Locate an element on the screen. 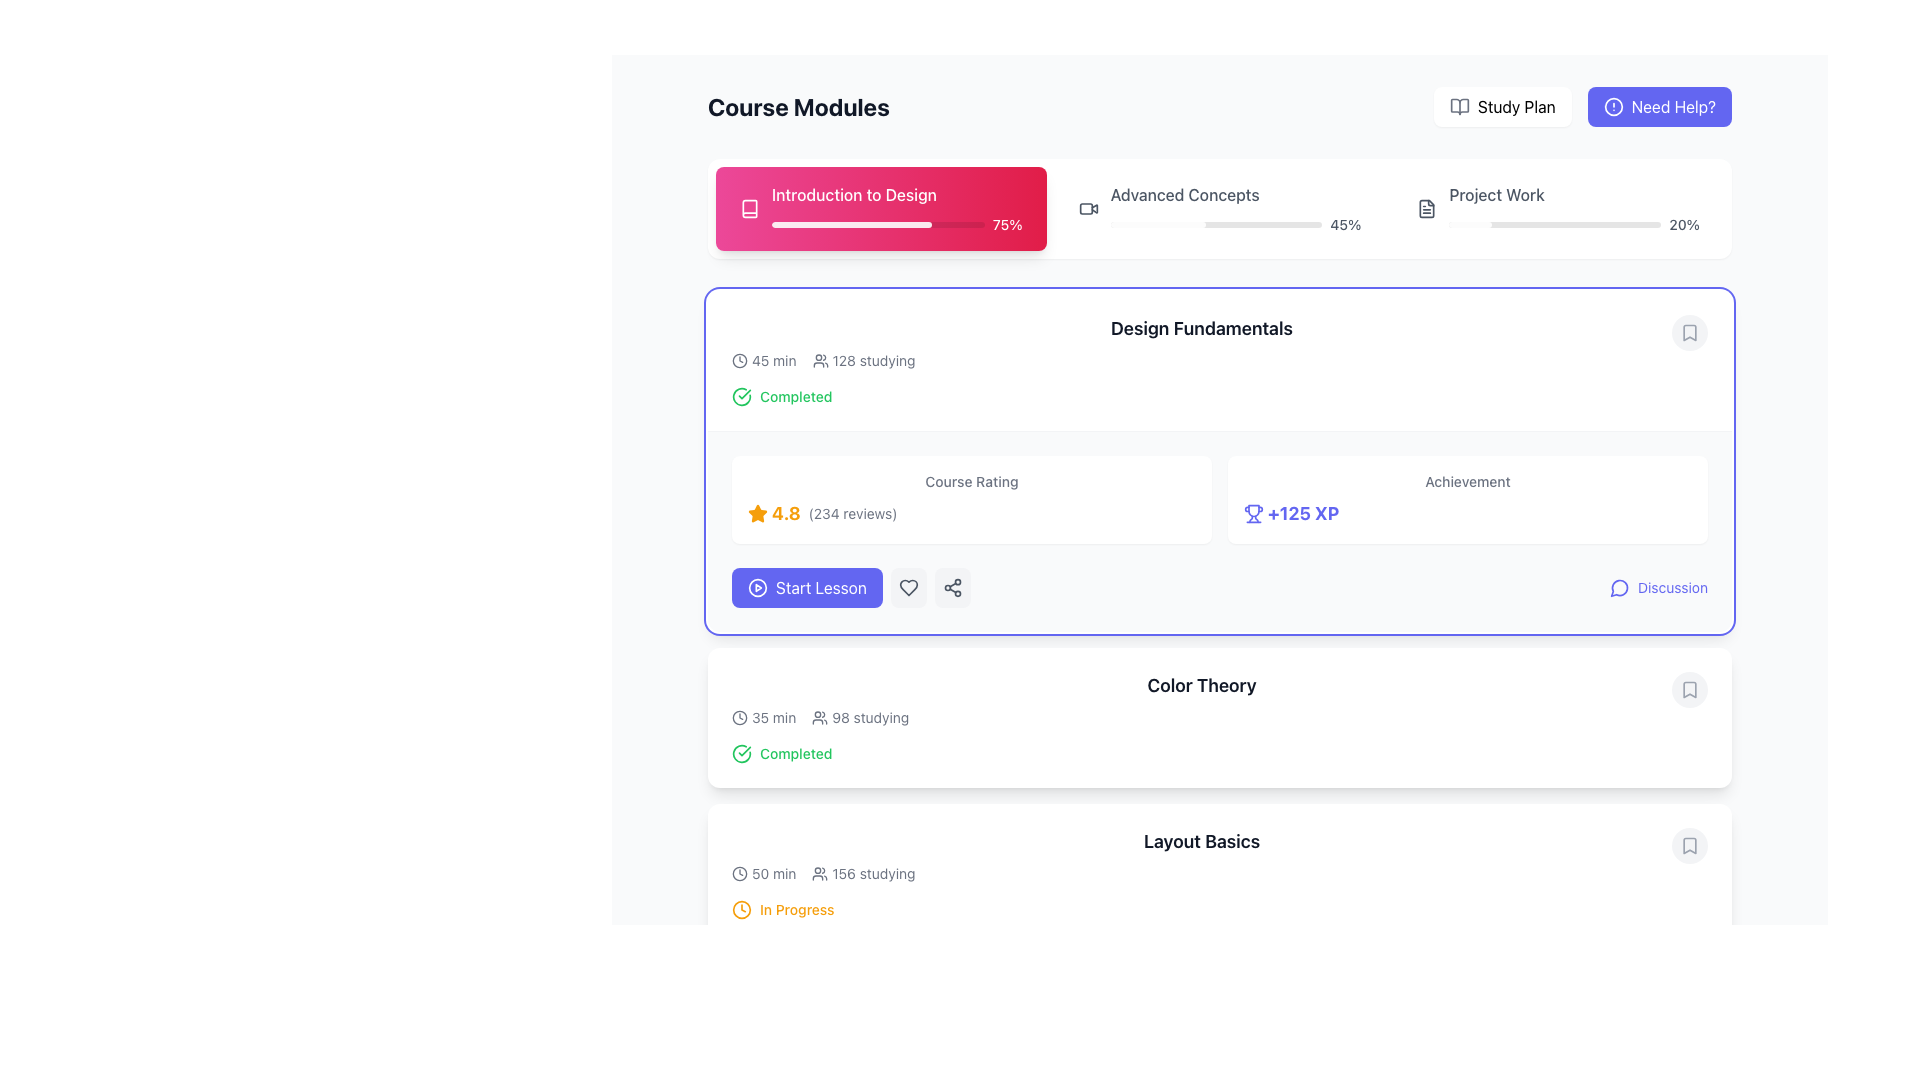 The image size is (1920, 1080). the circular icon with a checkmark in its center, styled with a green stroke, indicating a successful action, located to the left of the text 'Completed' is located at coordinates (741, 397).